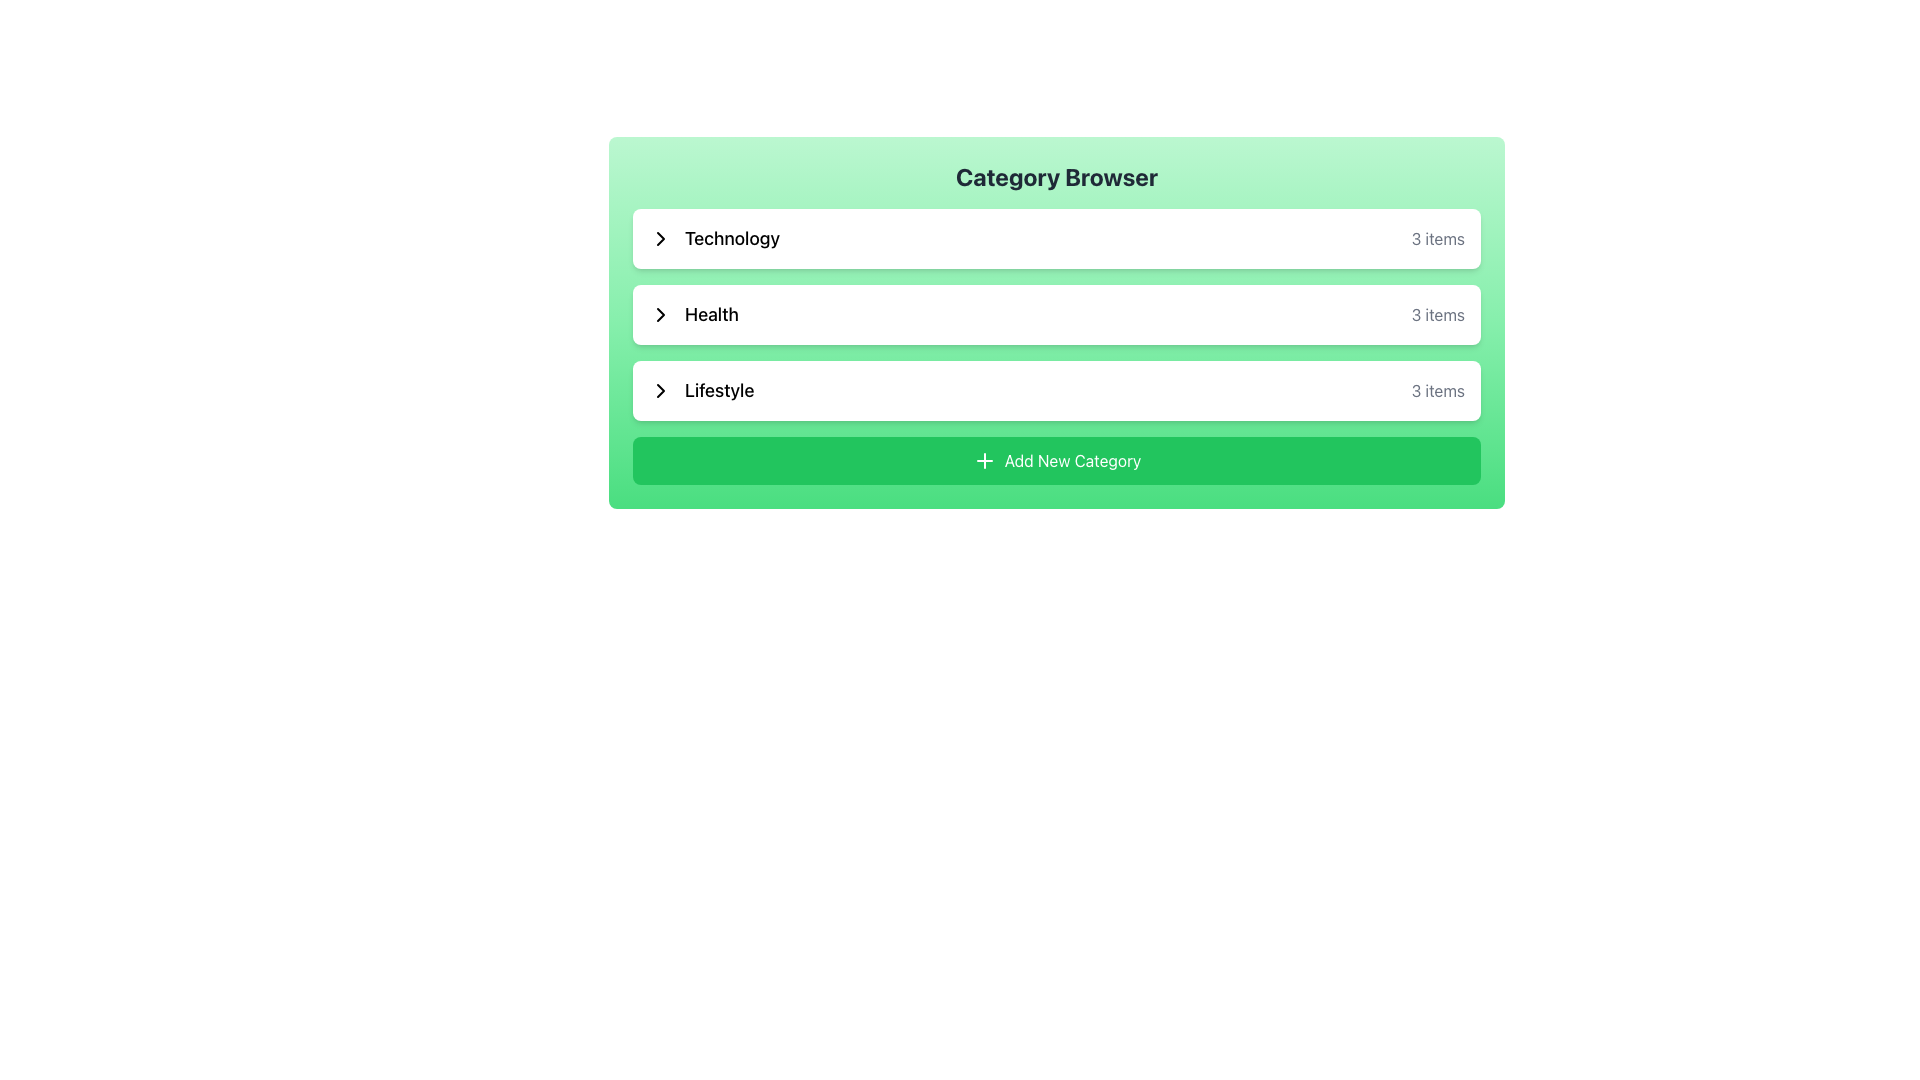 Image resolution: width=1920 pixels, height=1080 pixels. What do you see at coordinates (1437, 315) in the screenshot?
I see `text label that indicates the number of items associated with the 'Health' category, located on the right side of the horizontal row labeled 'Health'` at bounding box center [1437, 315].